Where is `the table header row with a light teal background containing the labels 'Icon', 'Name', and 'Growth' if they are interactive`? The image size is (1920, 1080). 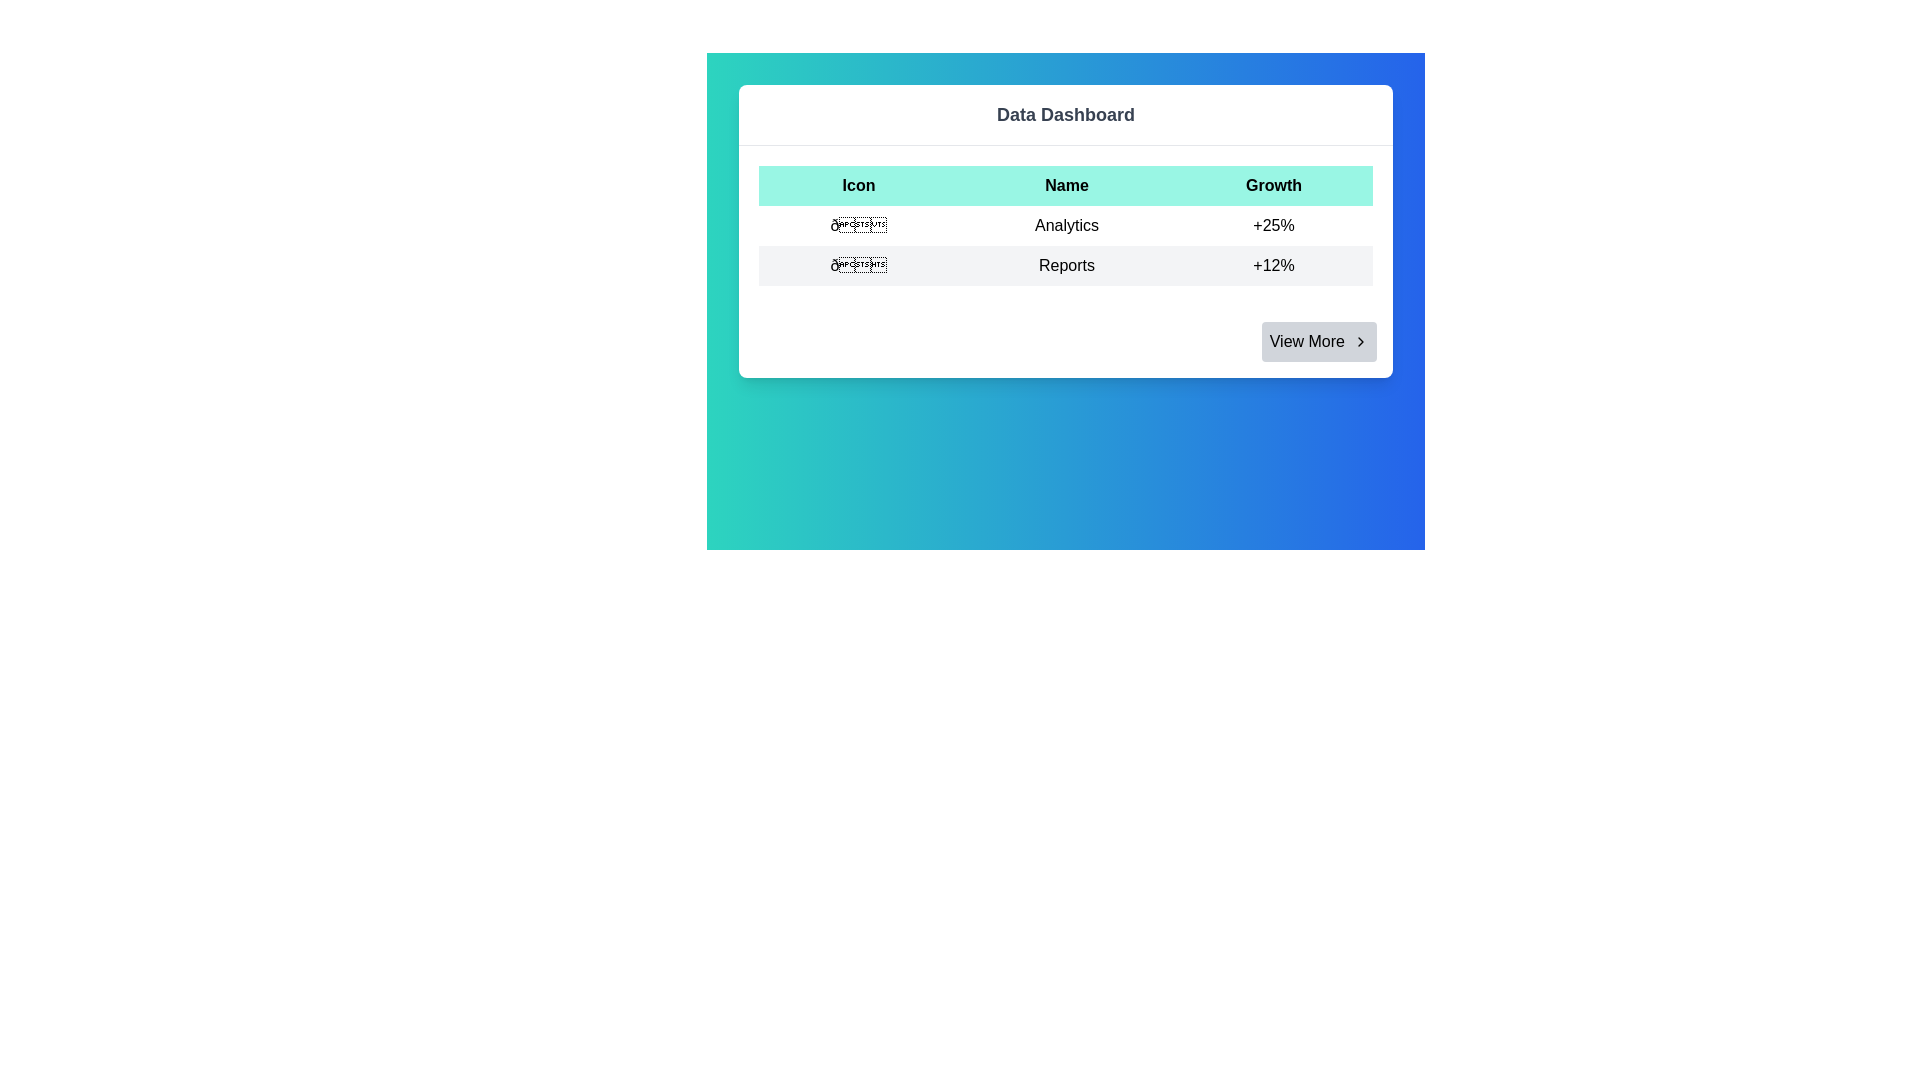
the table header row with a light teal background containing the labels 'Icon', 'Name', and 'Growth' if they are interactive is located at coordinates (1064, 185).